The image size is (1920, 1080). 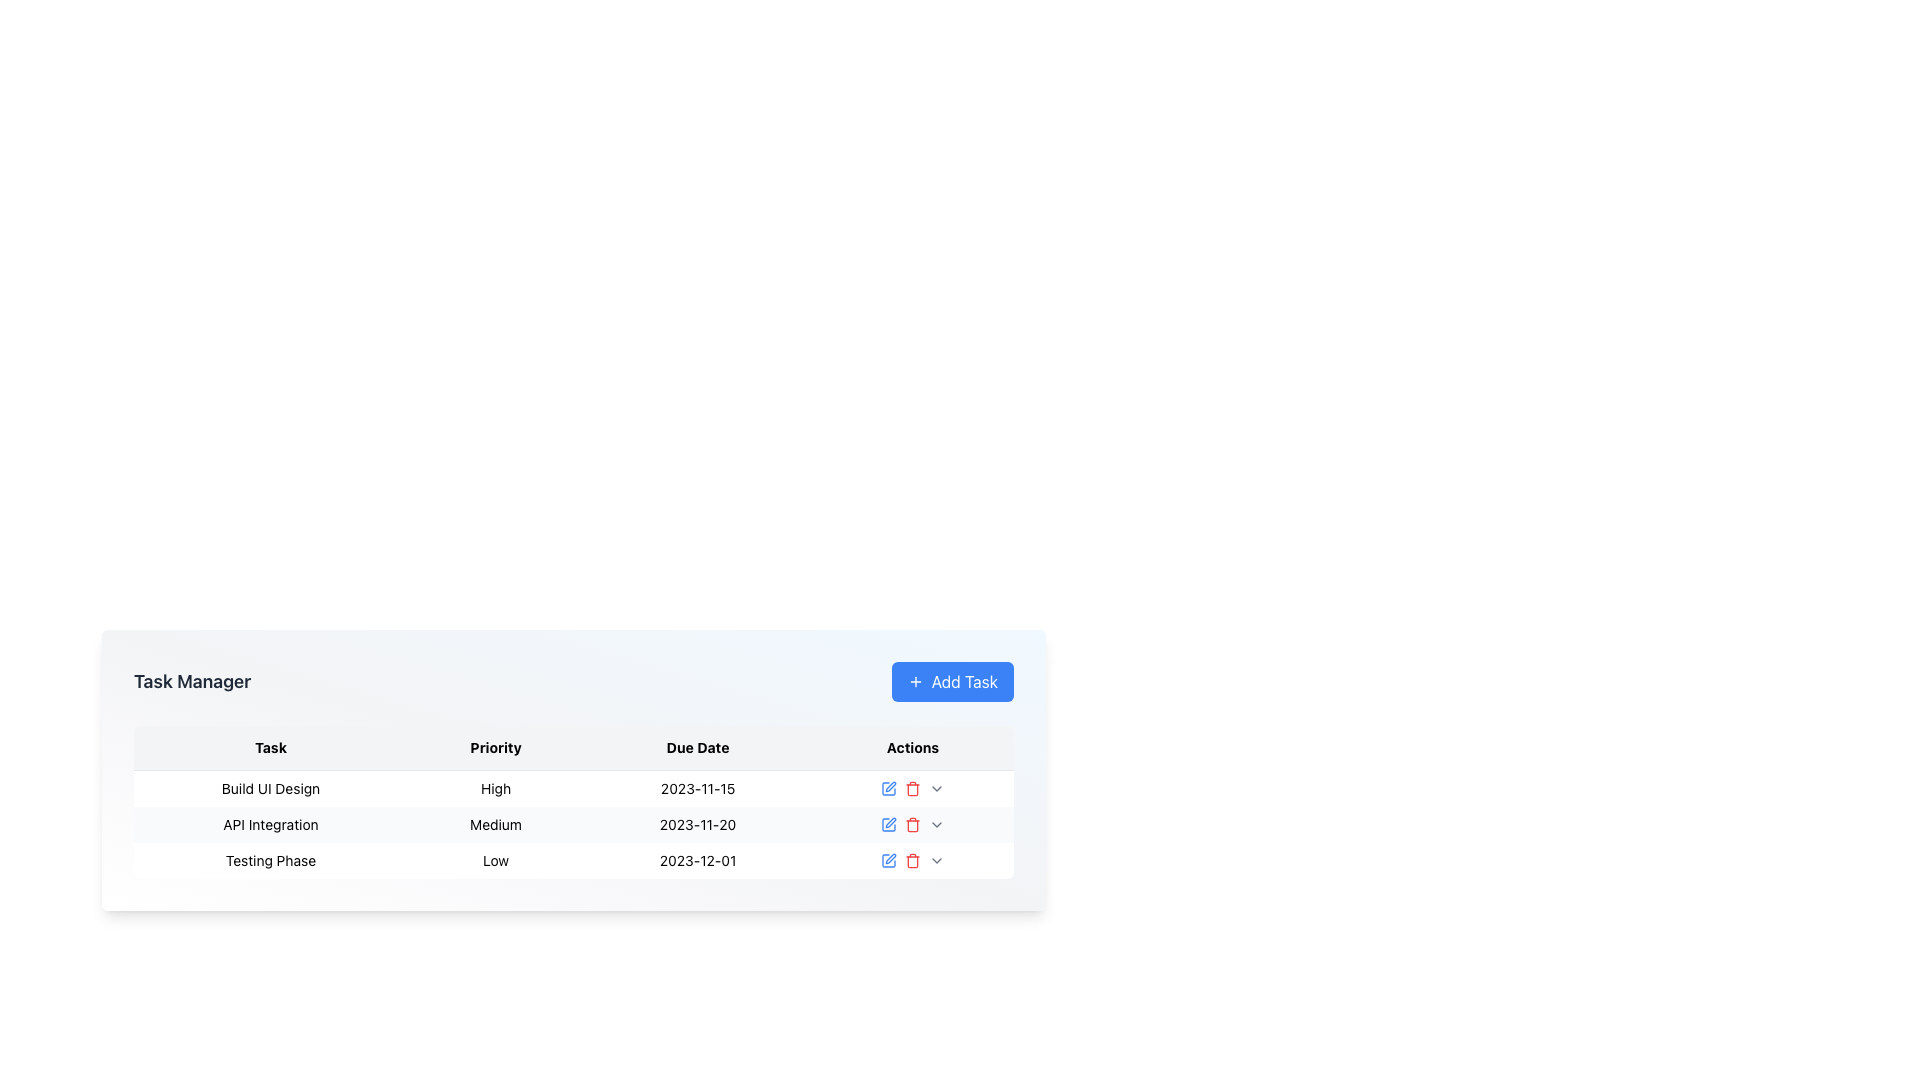 I want to click on the Text label indicating the priority level of the 'Testing Phase' task, located in the second cell of the 'Priority' column in the bottom row of a three-row table, so click(x=496, y=859).